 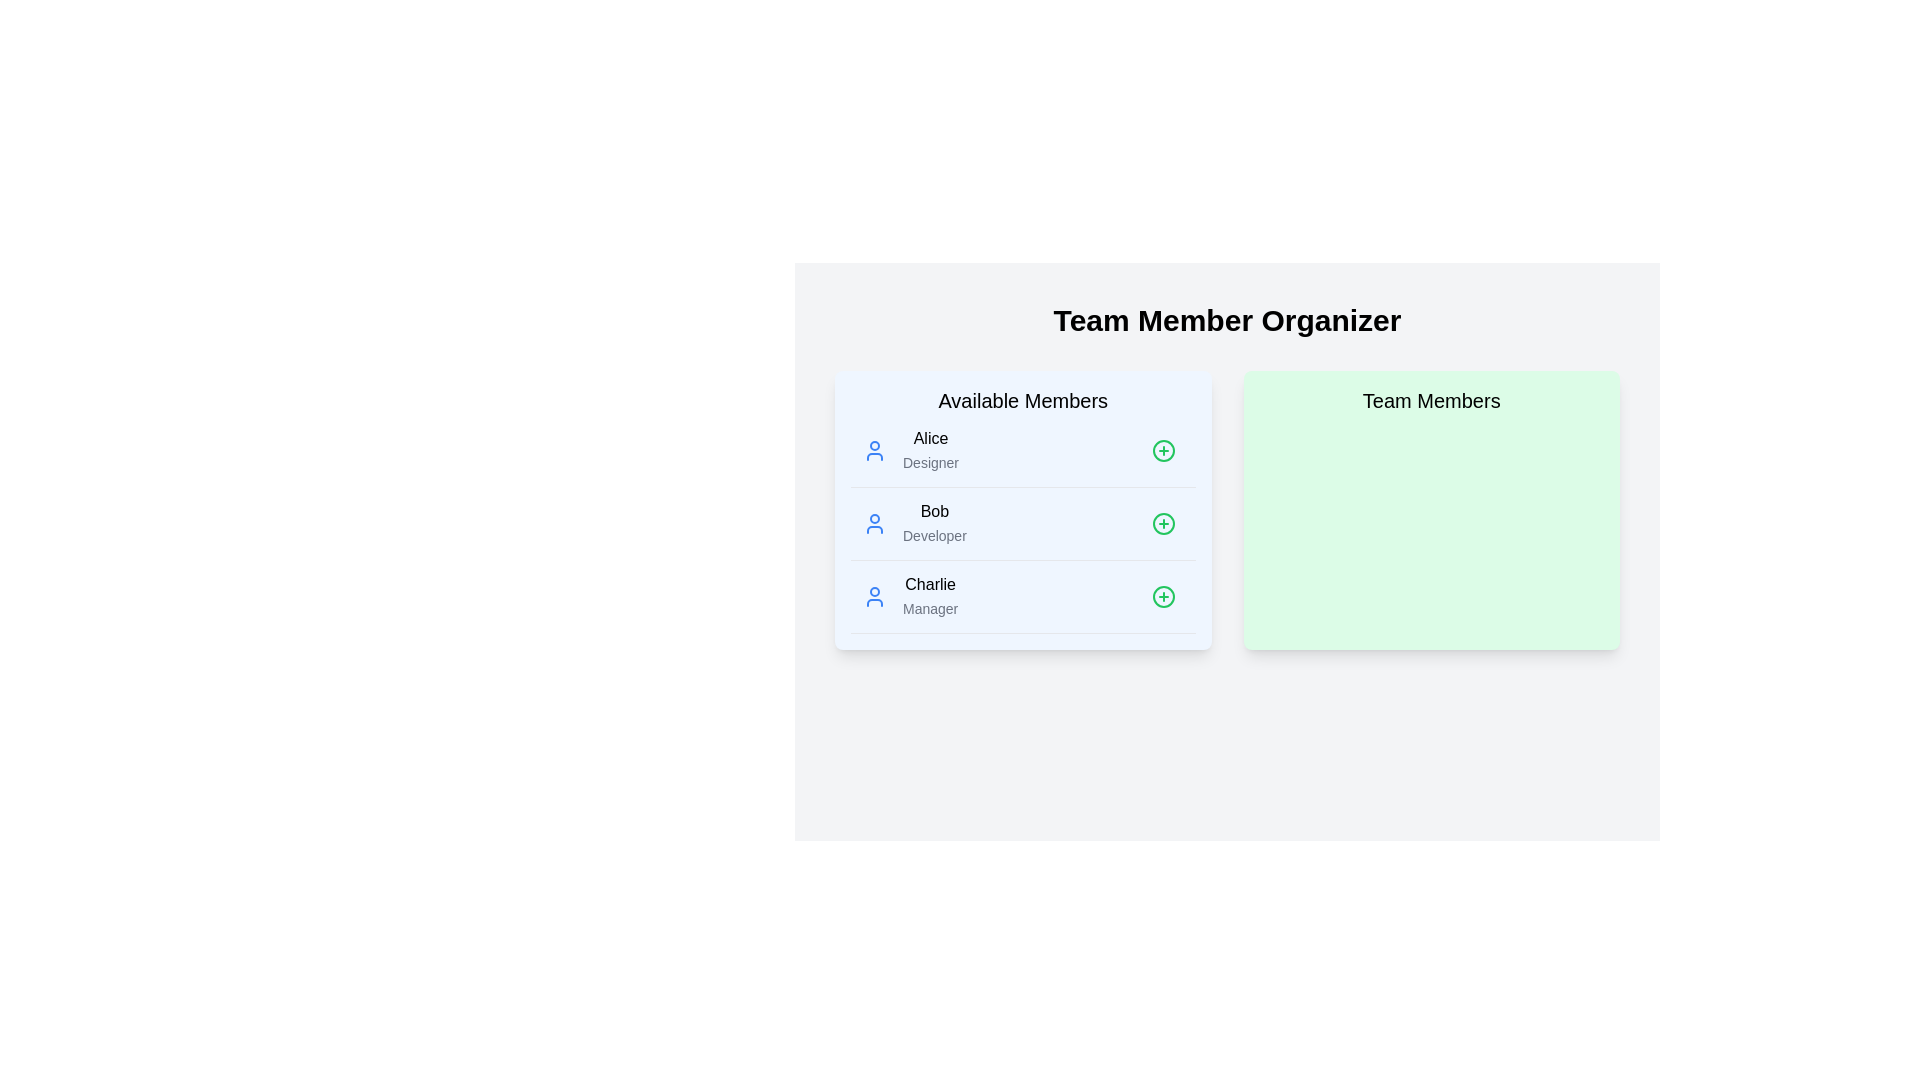 What do you see at coordinates (874, 523) in the screenshot?
I see `the user profile icon for the member named Bob, located in the 'Available Members' panel, to the left of the 'Bob' text label and above the 'Developer' text label` at bounding box center [874, 523].